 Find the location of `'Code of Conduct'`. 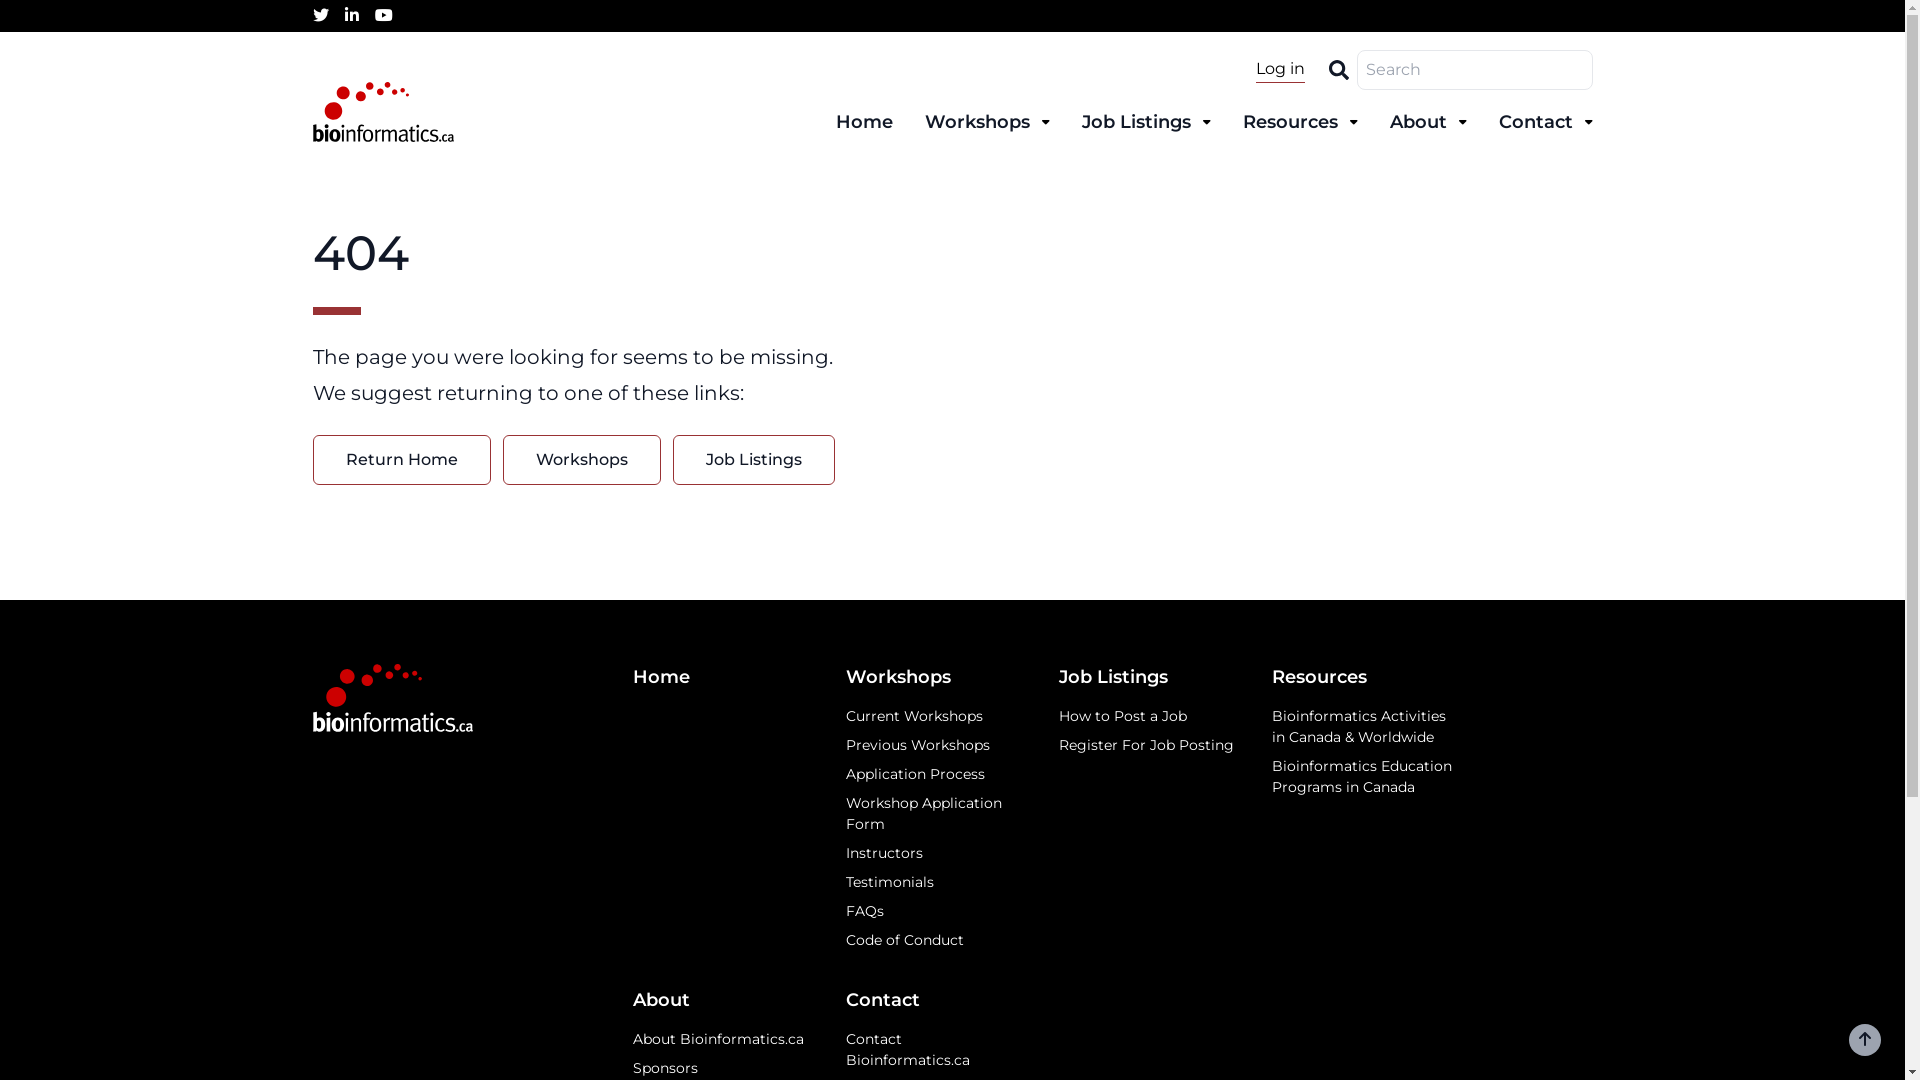

'Code of Conduct' is located at coordinates (936, 940).